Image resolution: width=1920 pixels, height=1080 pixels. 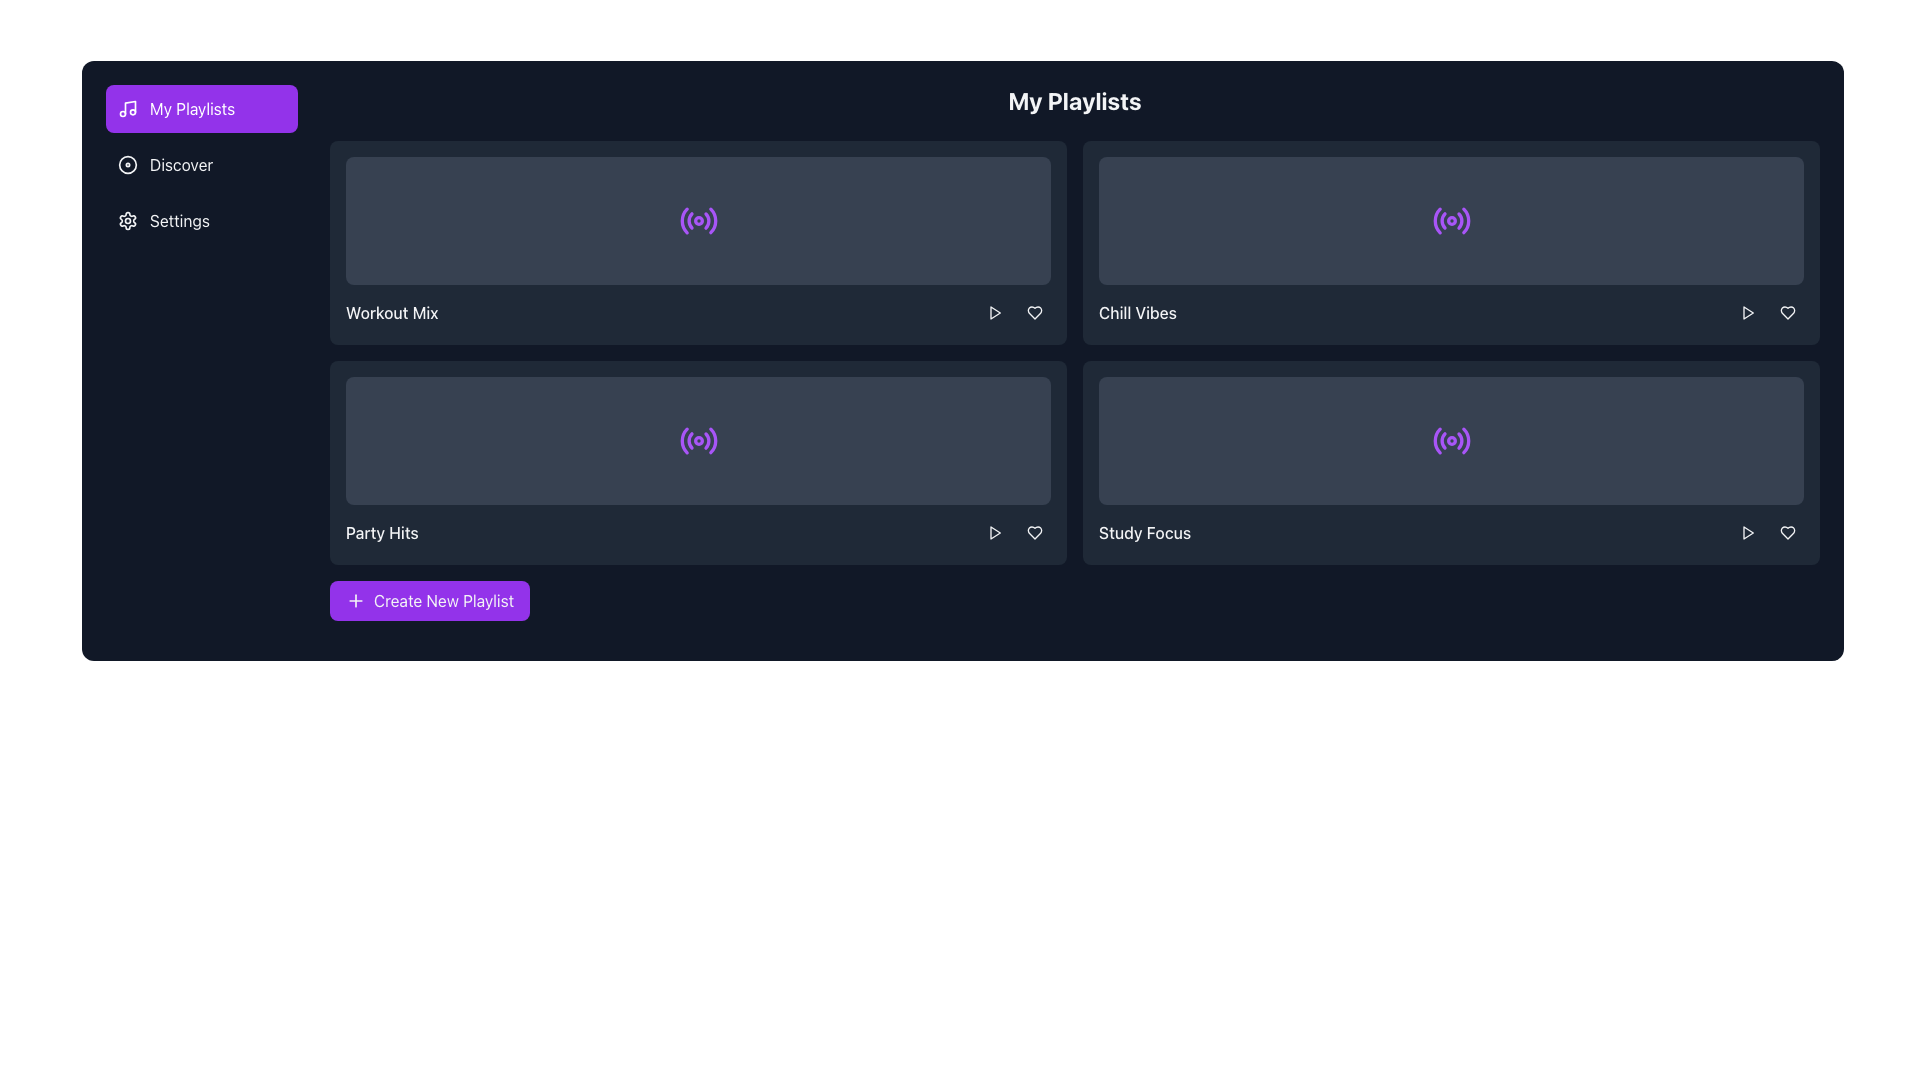 What do you see at coordinates (201, 220) in the screenshot?
I see `the 'Settings' navigation item, which is styled as a clickable element with a gear icon and text, located in the left-side navigation menu under 'My Playlists'` at bounding box center [201, 220].